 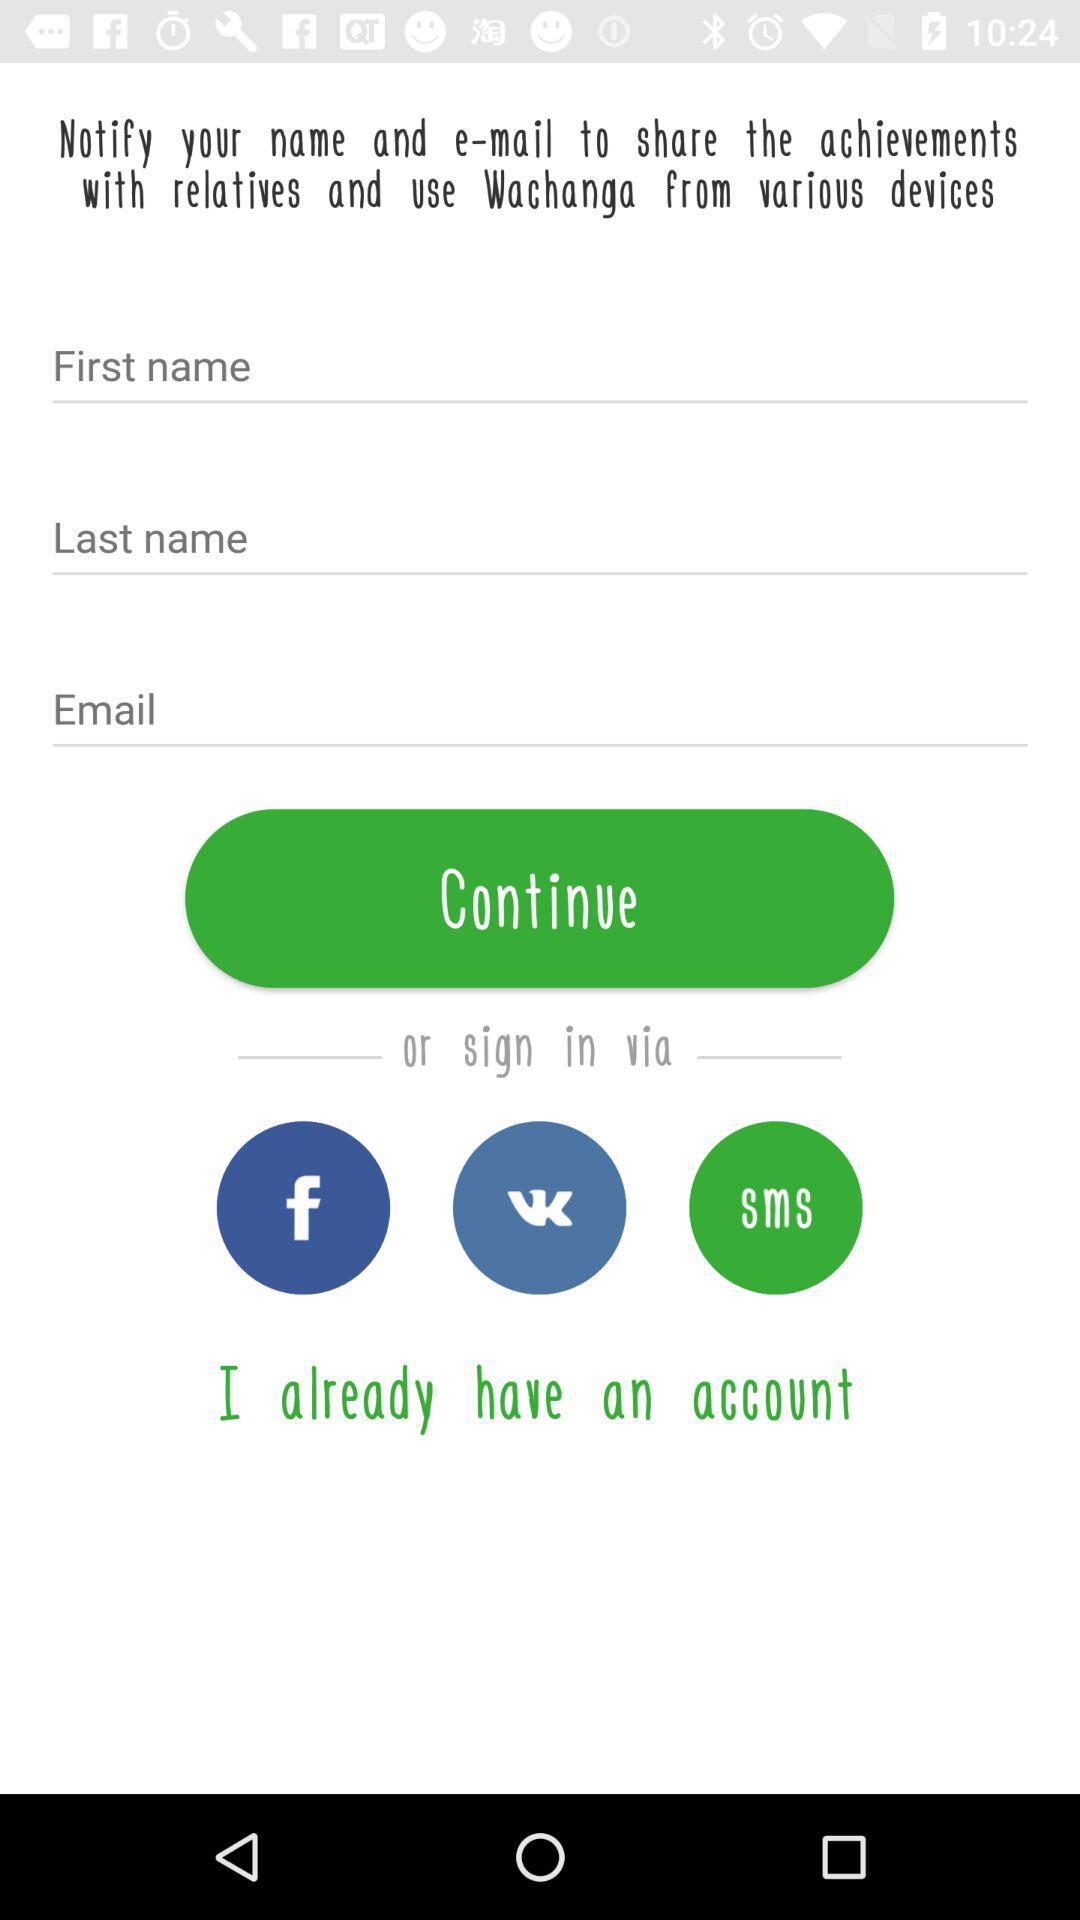 I want to click on login using vk account, so click(x=538, y=1206).